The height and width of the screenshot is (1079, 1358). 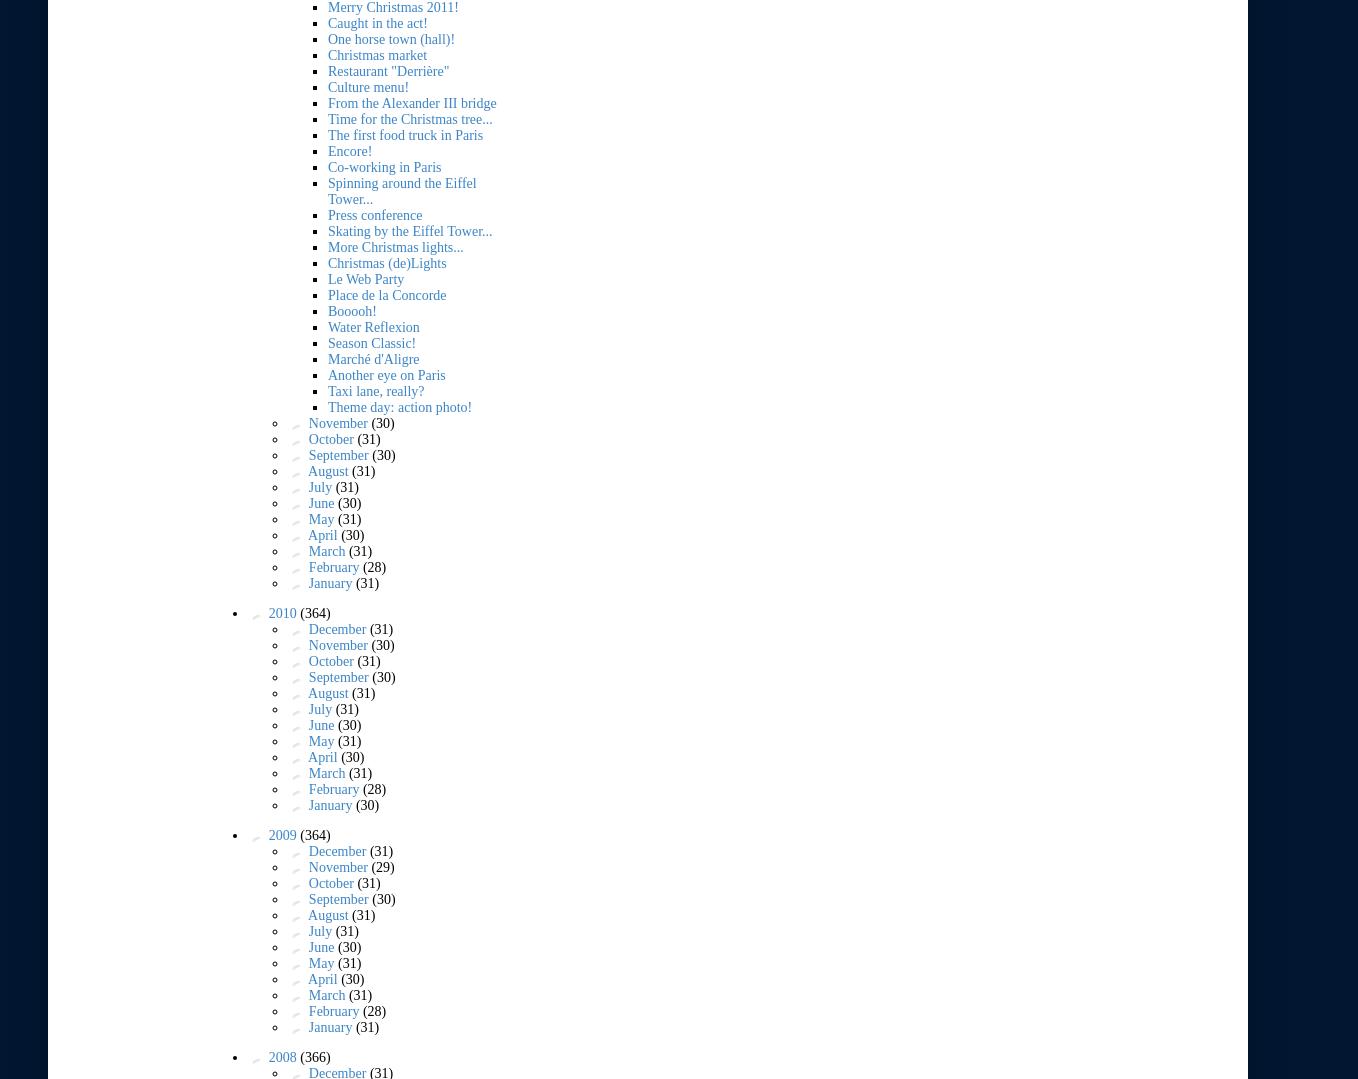 What do you see at coordinates (373, 325) in the screenshot?
I see `'Water Reflexion'` at bounding box center [373, 325].